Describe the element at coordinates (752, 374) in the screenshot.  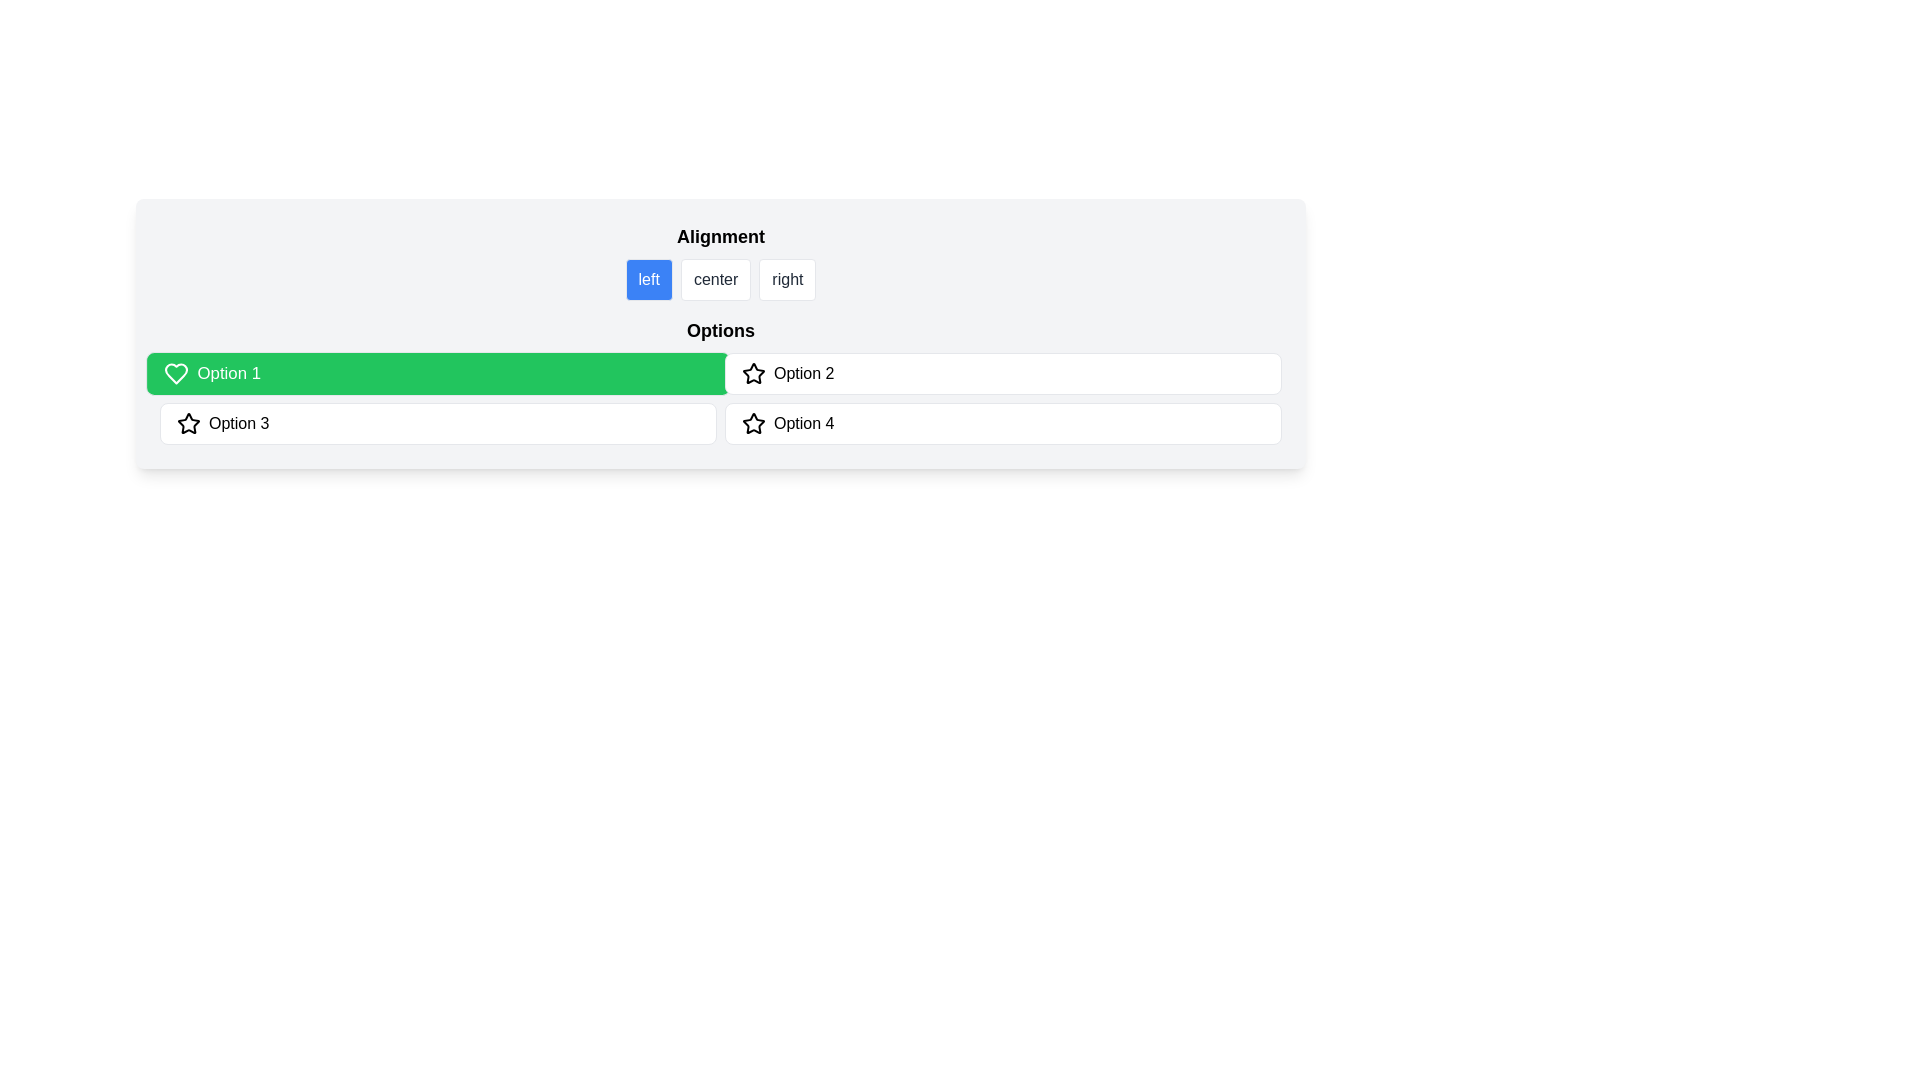
I see `the star-shaped icon located to the left of the 'Option 2' text` at that location.